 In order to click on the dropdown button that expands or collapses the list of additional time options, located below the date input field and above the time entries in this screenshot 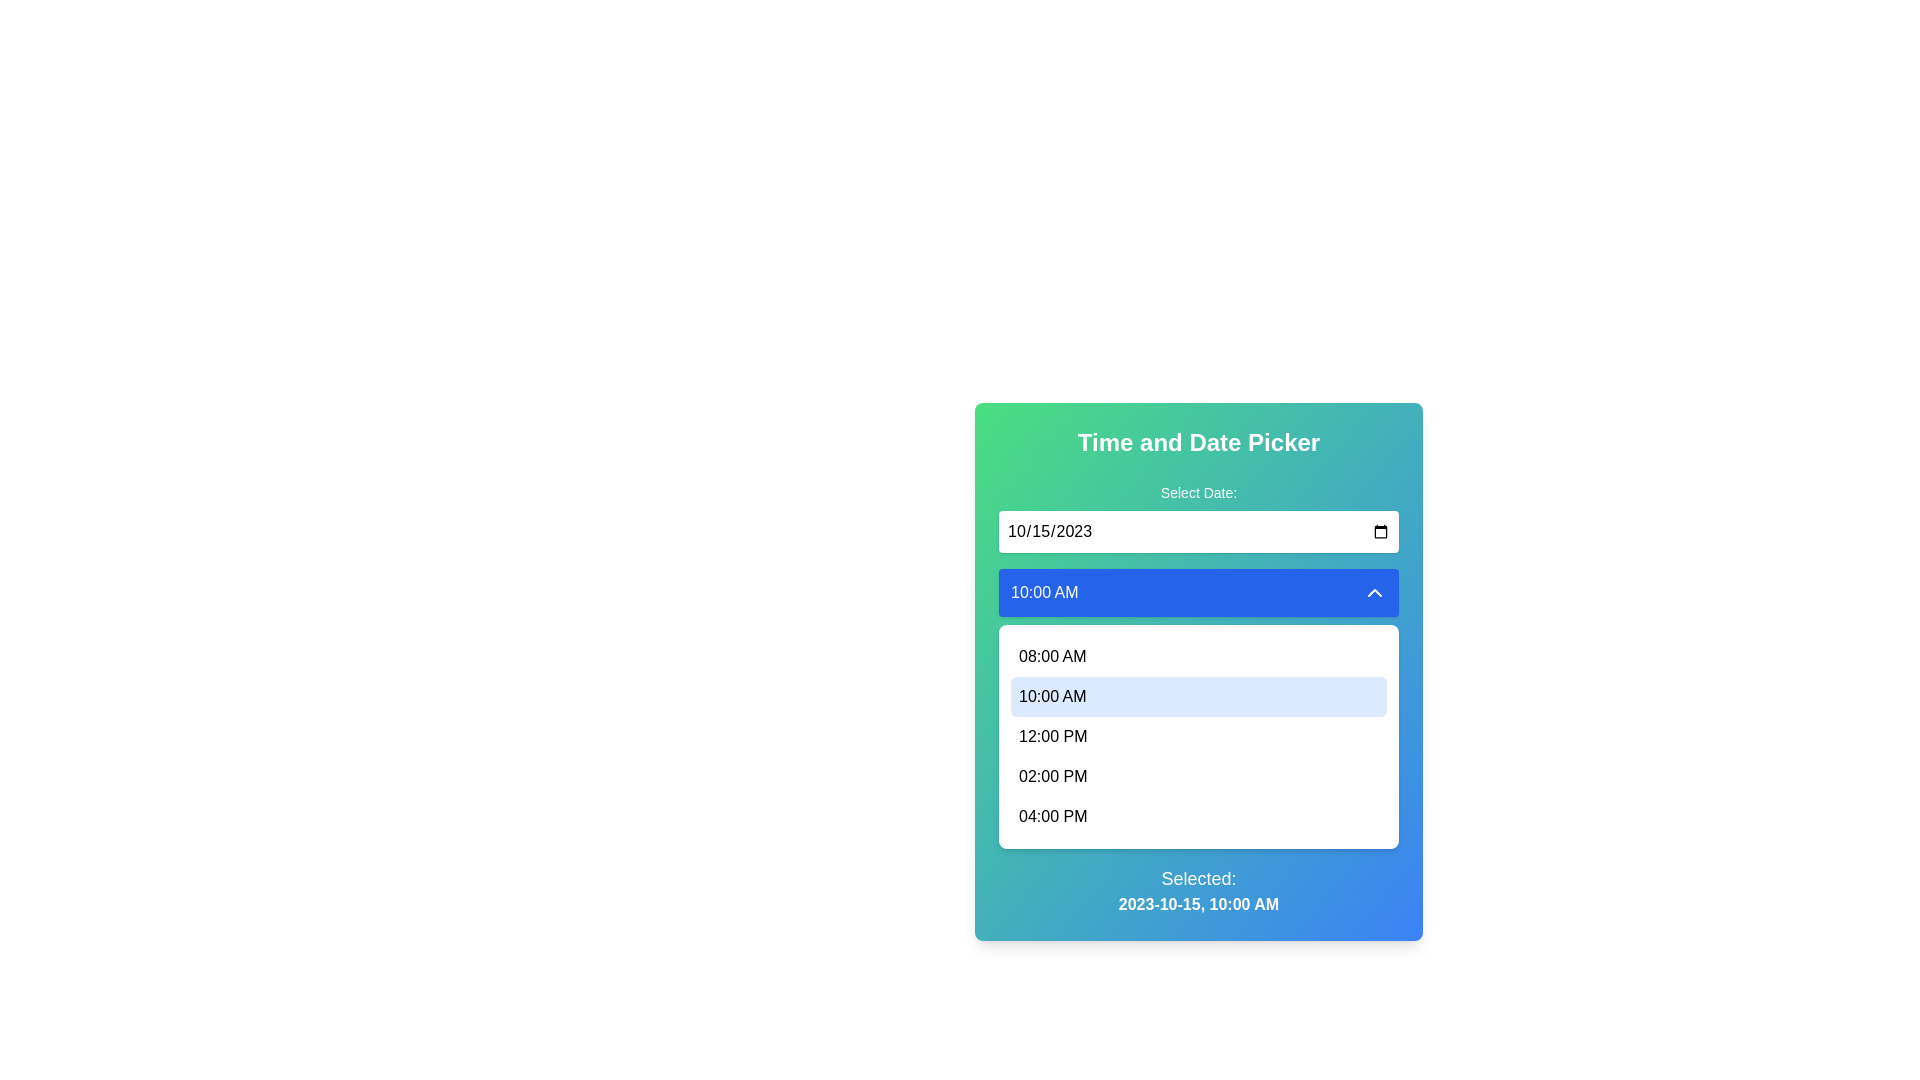, I will do `click(1199, 592)`.